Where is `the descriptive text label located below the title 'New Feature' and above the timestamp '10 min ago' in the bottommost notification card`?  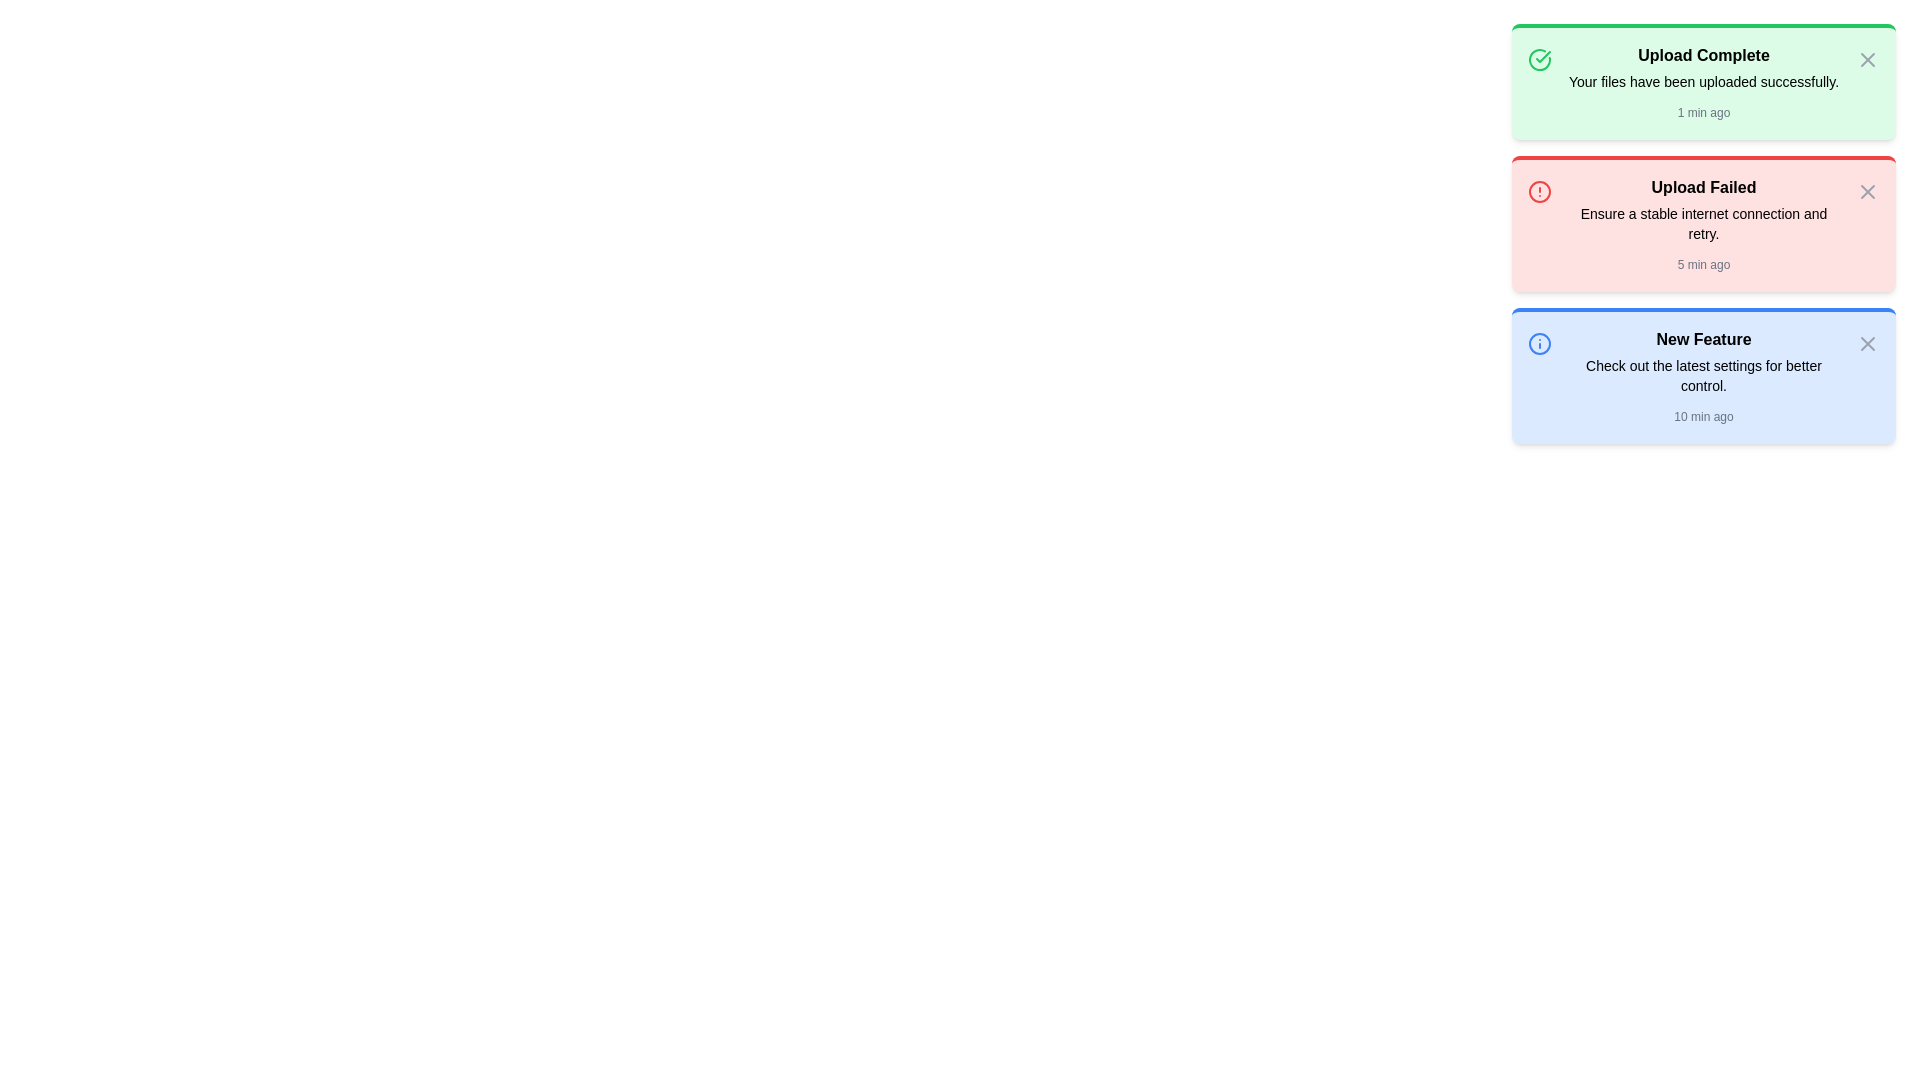
the descriptive text label located below the title 'New Feature' and above the timestamp '10 min ago' in the bottommost notification card is located at coordinates (1703, 375).